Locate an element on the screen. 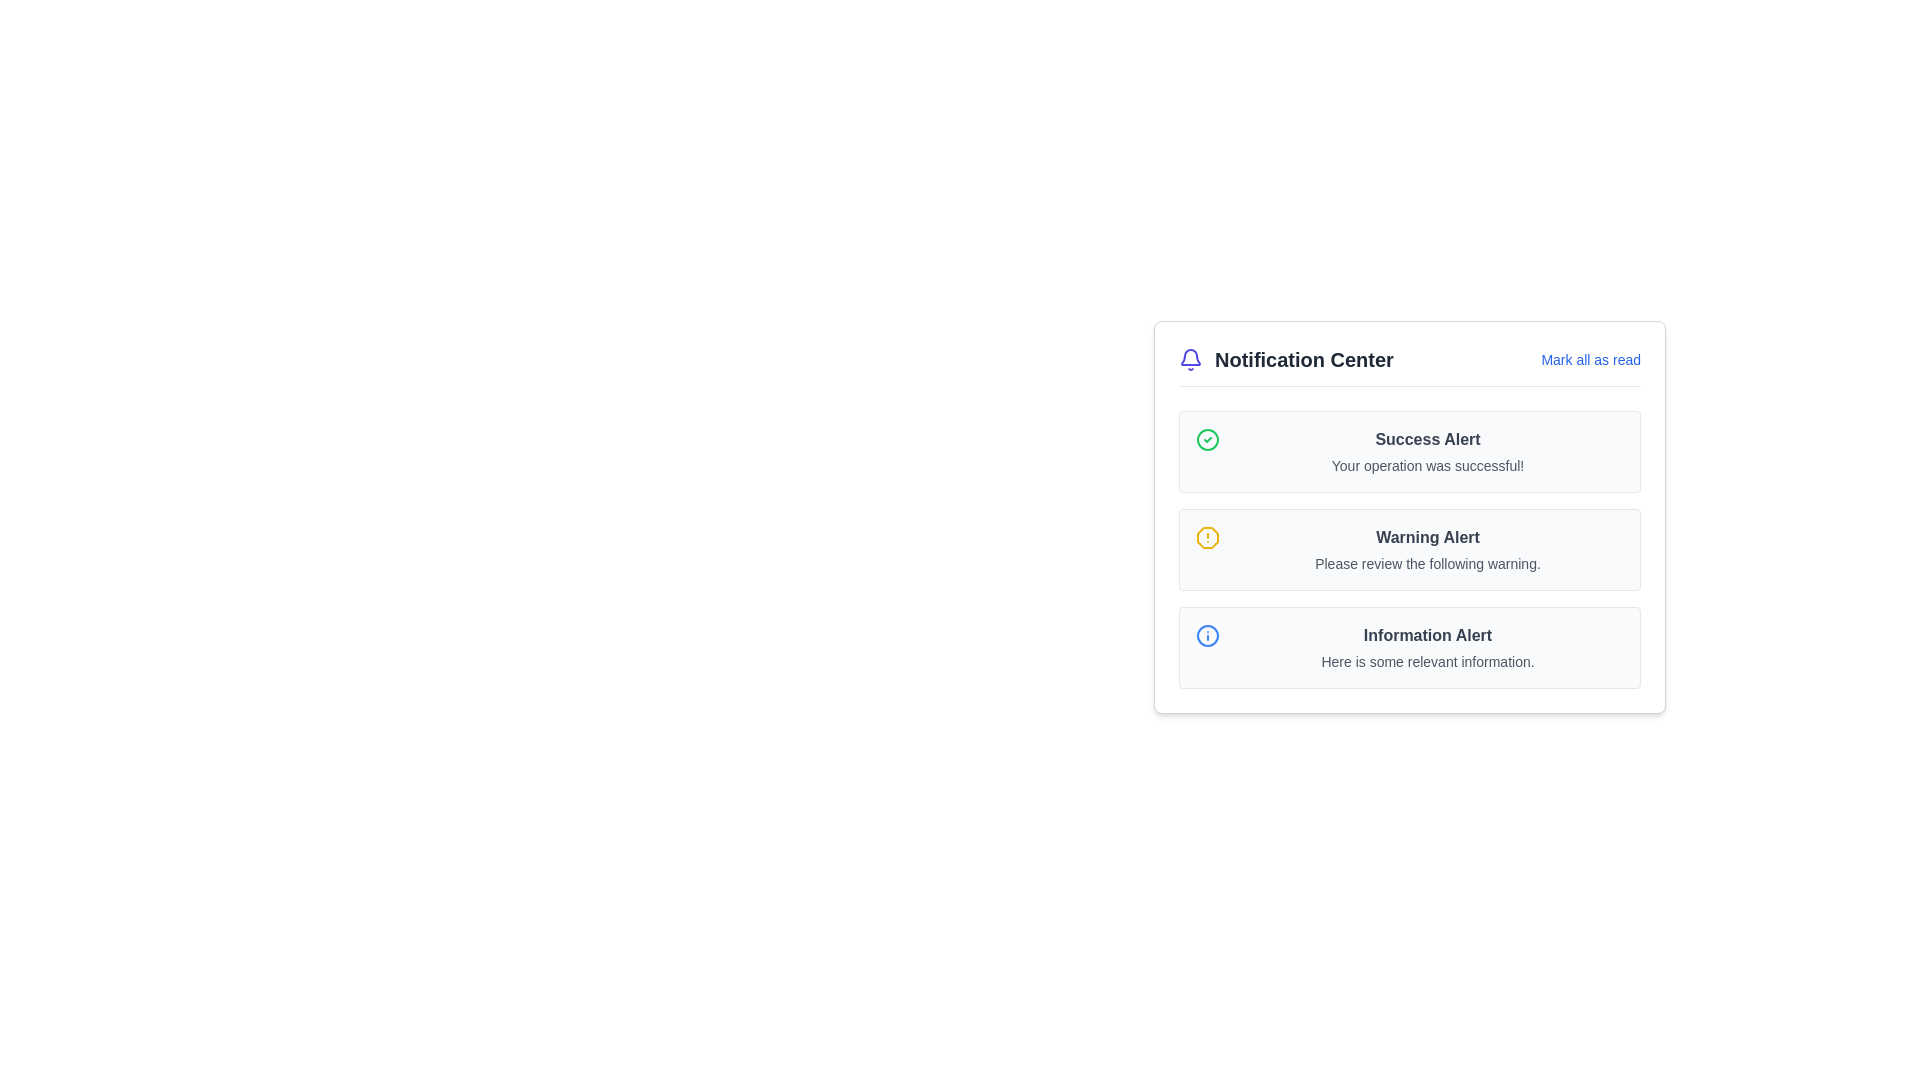 The image size is (1920, 1080). the 'Warning Alert' text content located in the 'Notification Center', which displays a warning message to the user and is positioned within the second card from the top is located at coordinates (1427, 550).